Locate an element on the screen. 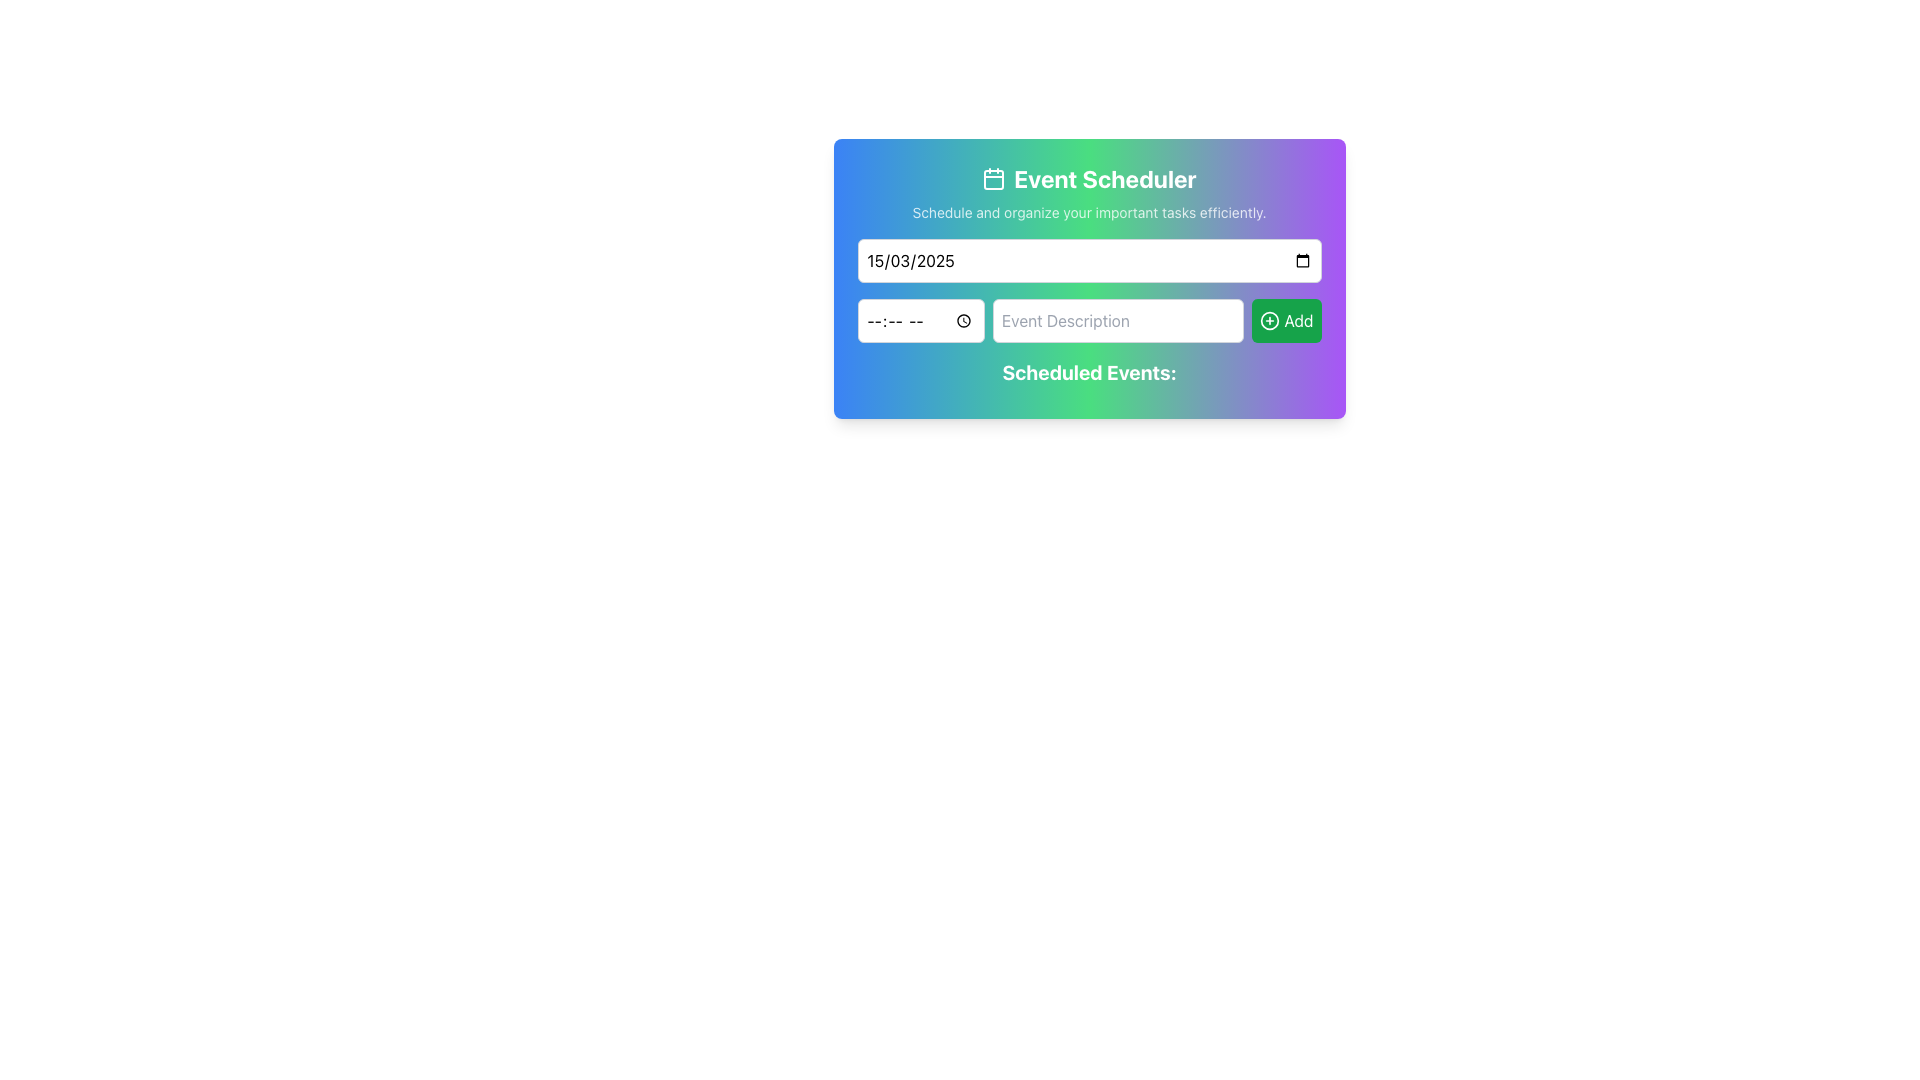  the Text Label located at the bottom of the 'Event Scheduler' card, which serves as a section header for displaying scheduled events is located at coordinates (1088, 373).